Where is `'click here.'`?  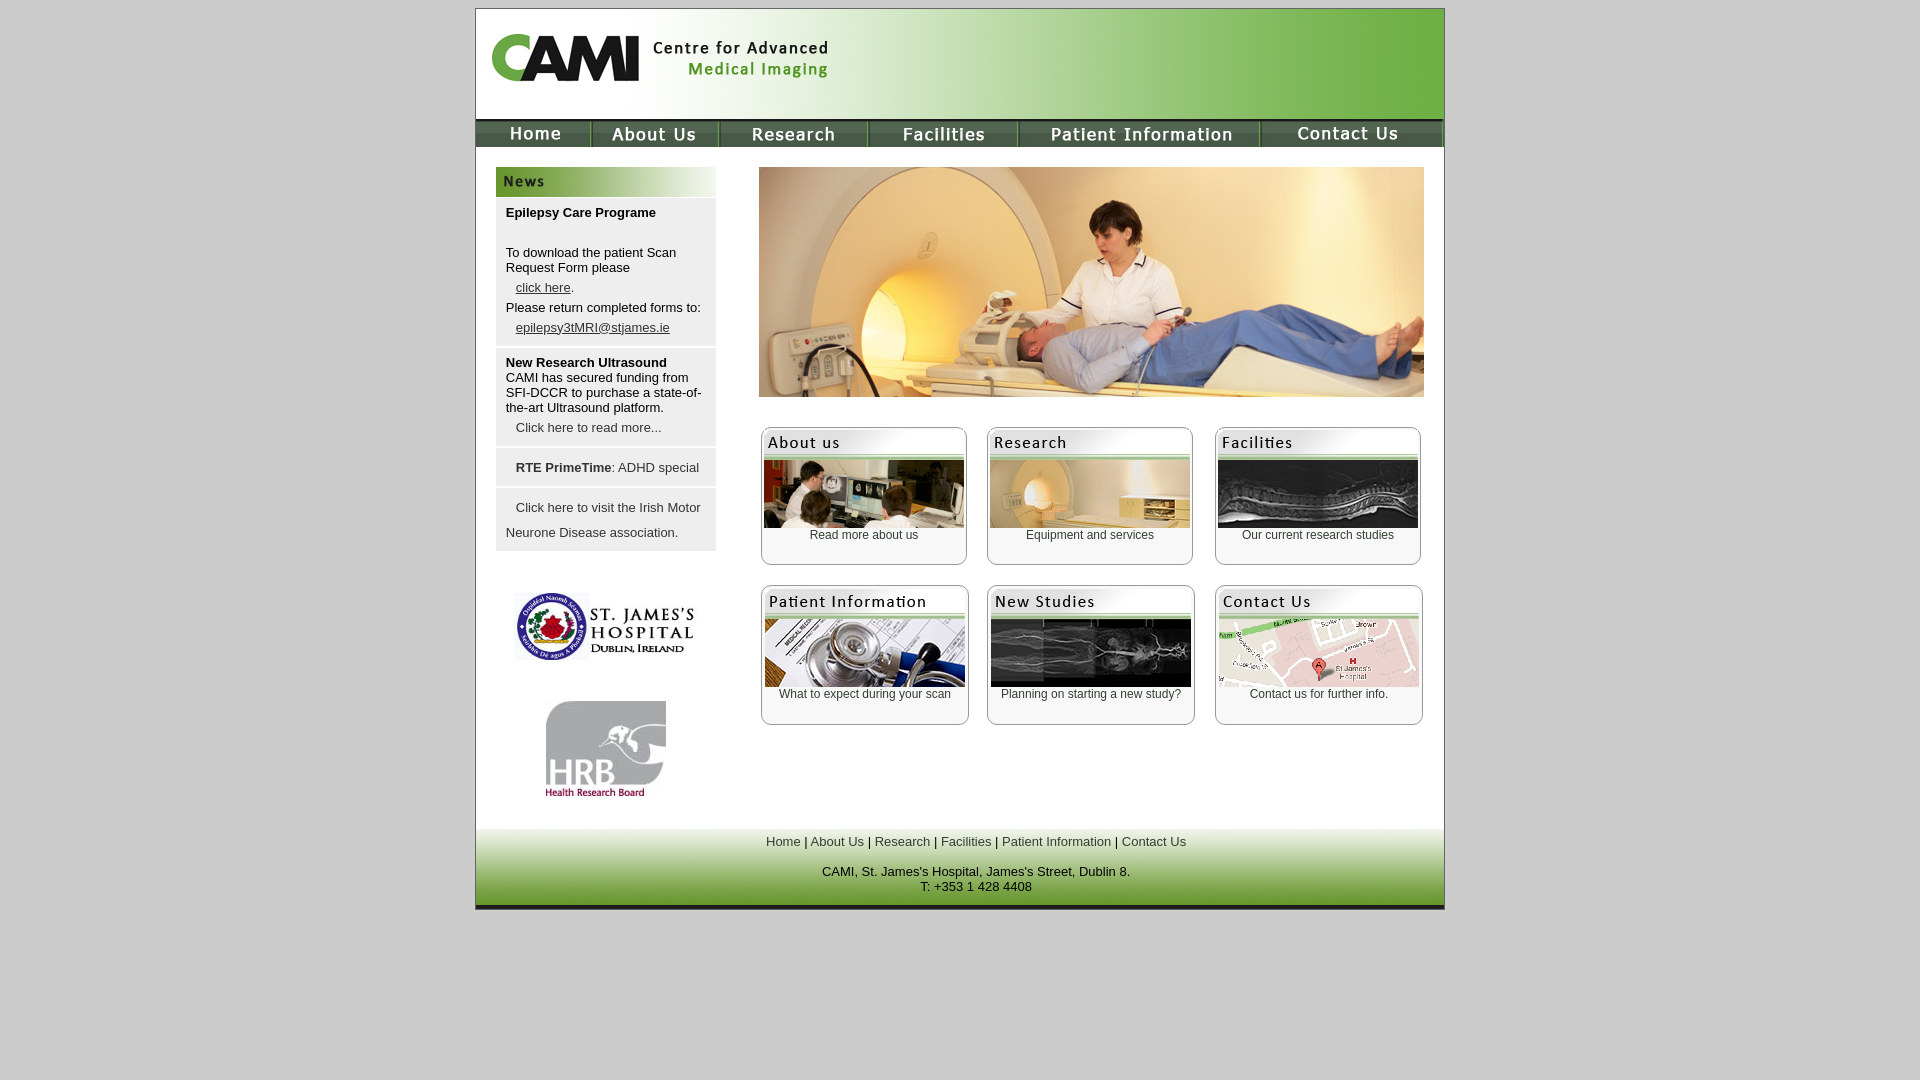
'click here.' is located at coordinates (605, 286).